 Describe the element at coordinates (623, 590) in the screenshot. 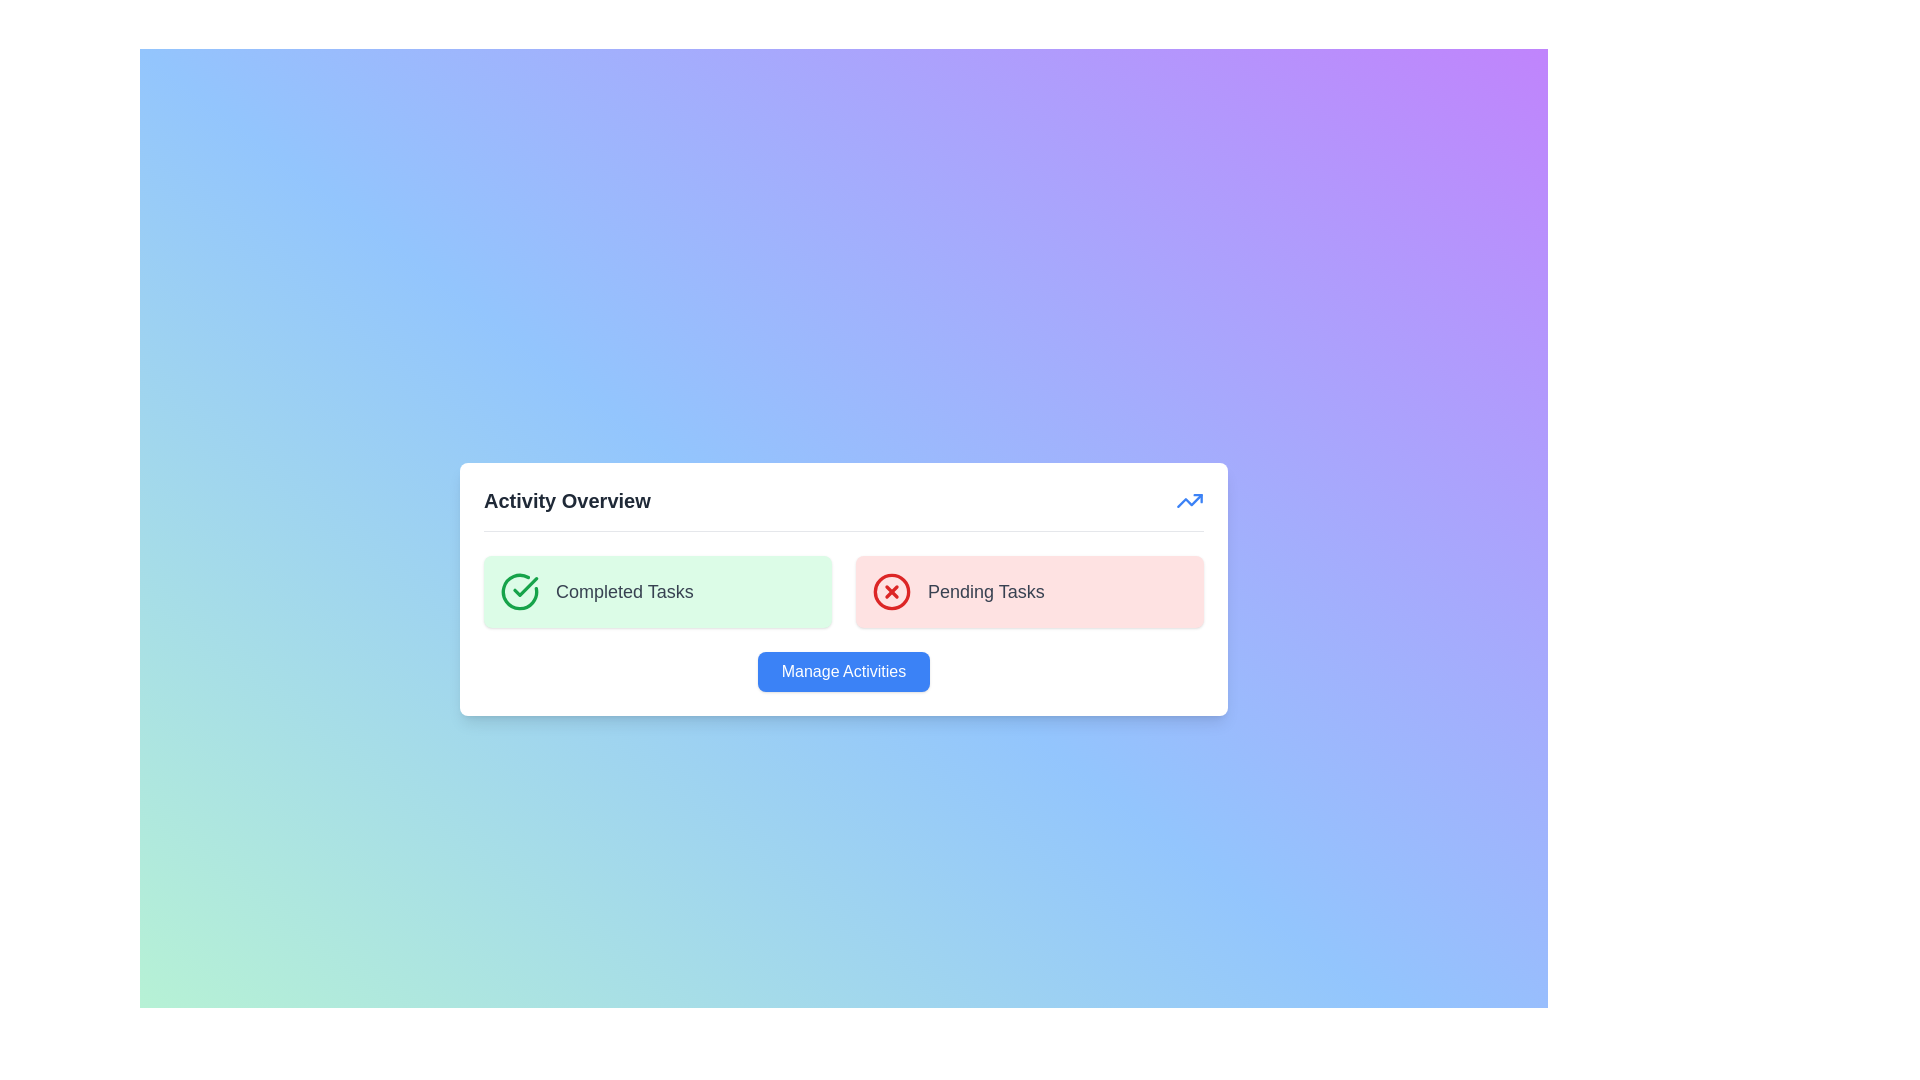

I see `the 'Completed Tasks' text label located to the right of the checkmark icon within the green rectangular area of the dashboard widget` at that location.